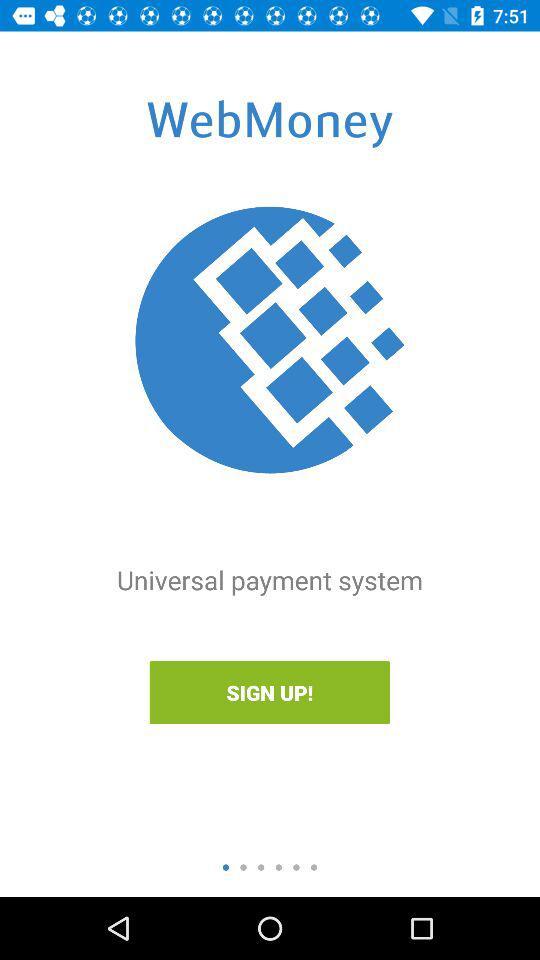 This screenshot has height=960, width=540. Describe the element at coordinates (269, 692) in the screenshot. I see `sign up!` at that location.